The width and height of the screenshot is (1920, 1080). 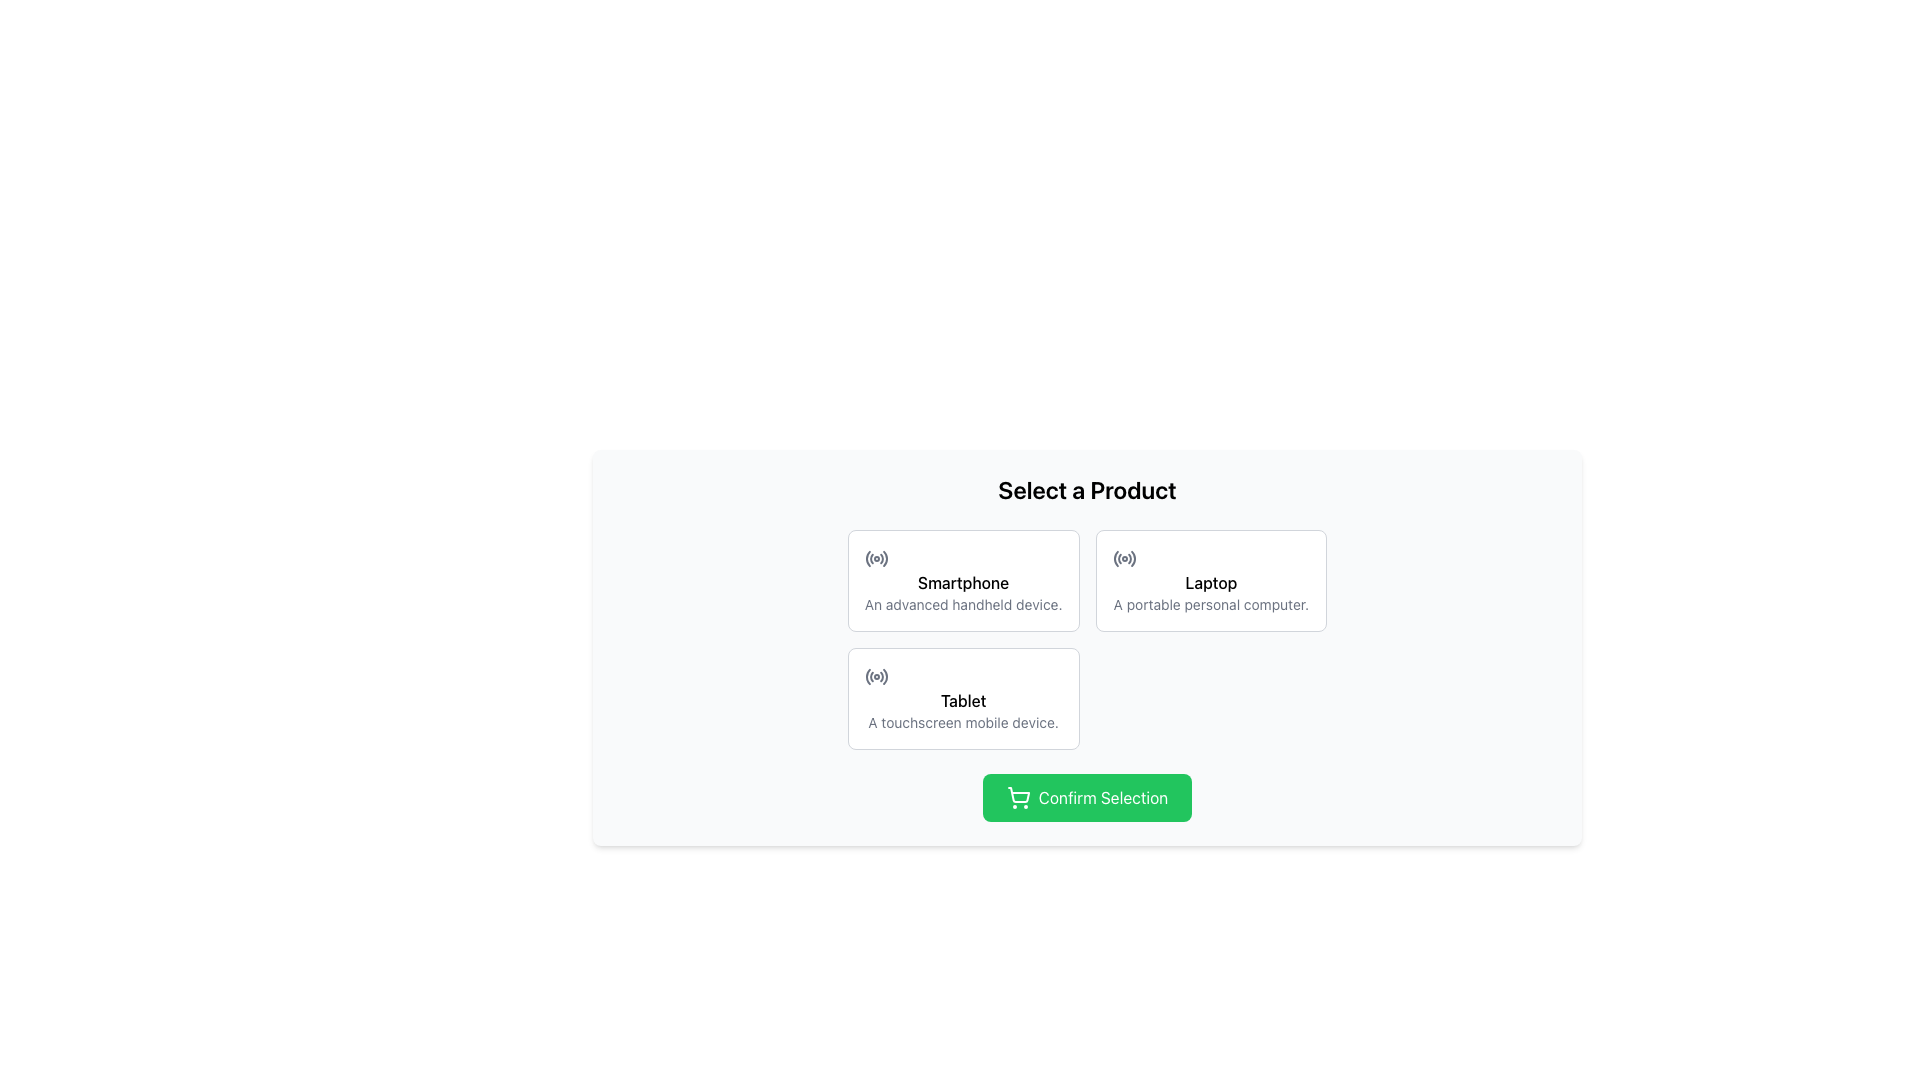 I want to click on the selectable product category item within the grid located beneath the title 'Select a Product' and above the 'Confirm Selection' button, so click(x=1086, y=640).